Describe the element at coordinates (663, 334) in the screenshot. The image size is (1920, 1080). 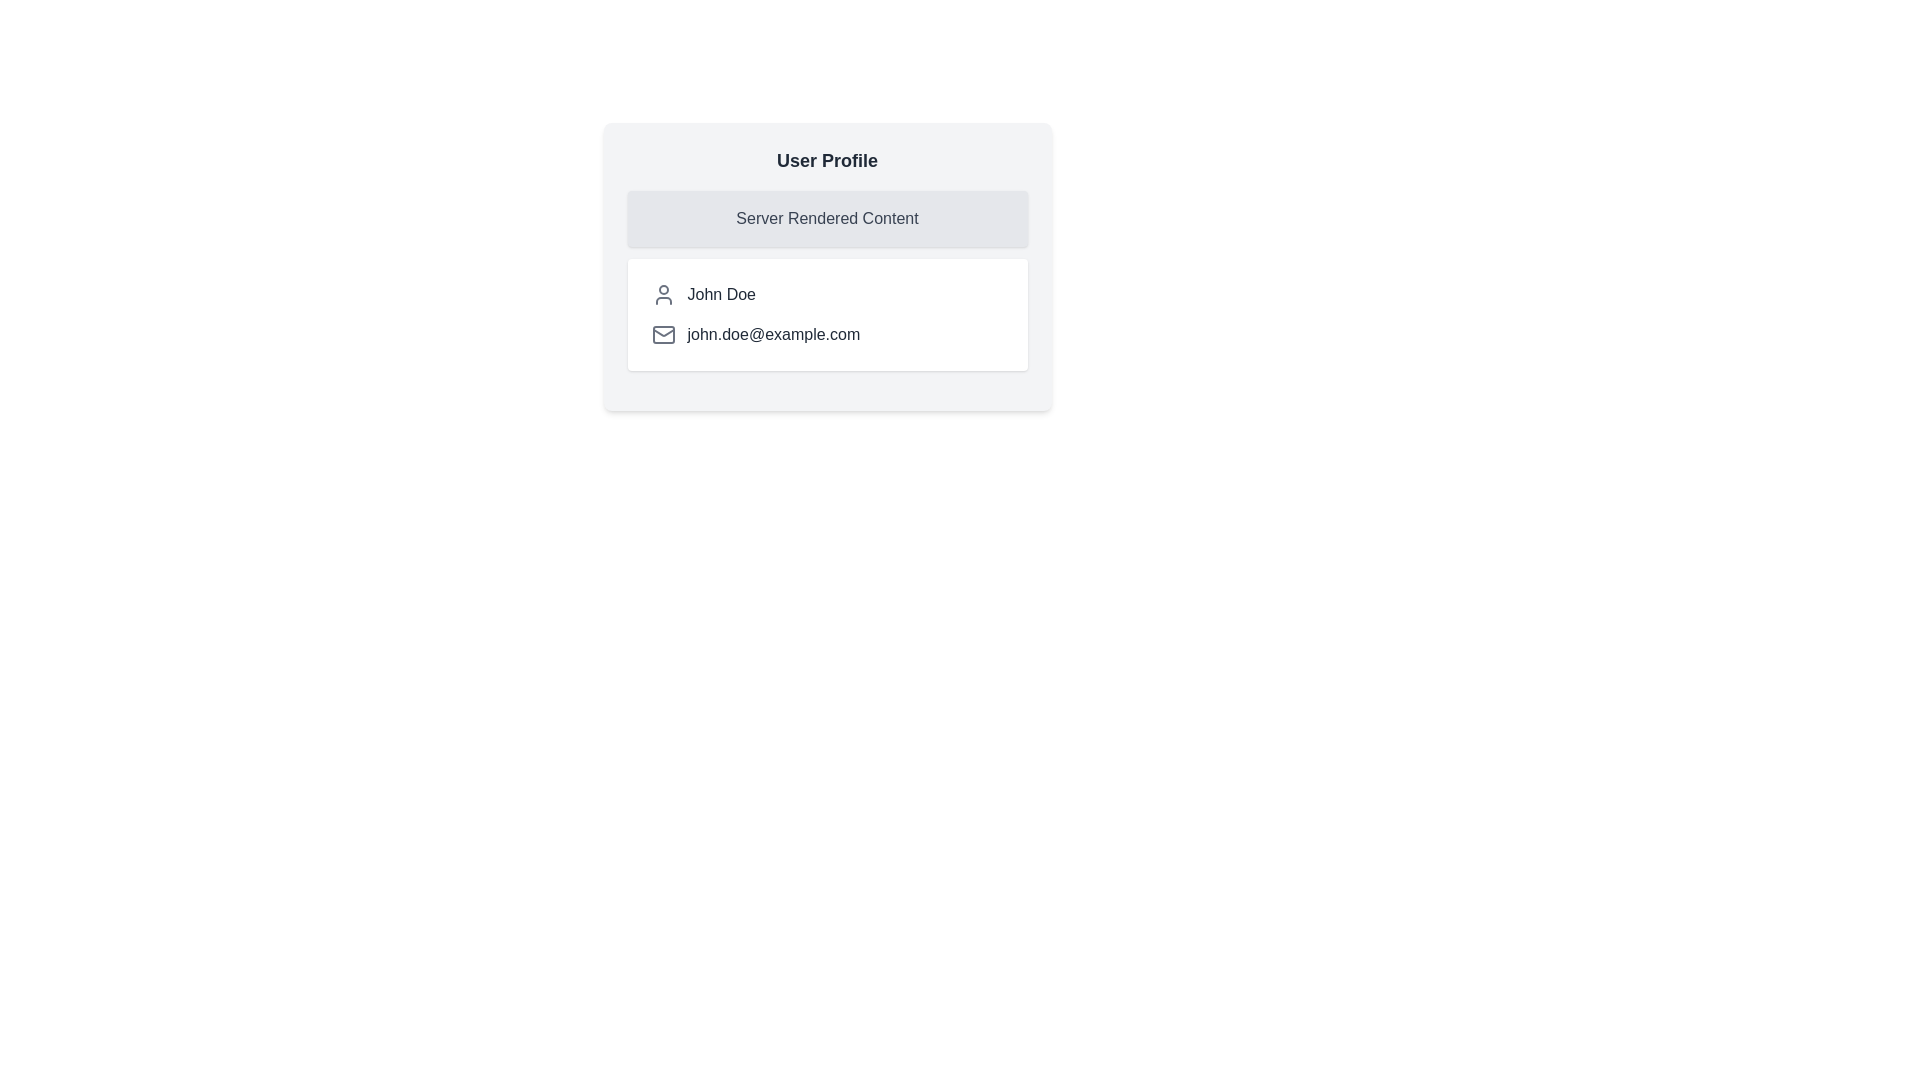
I see `the Envelope icon that visually indicates email contact information, which is positioned immediately before the text 'john.doe@example.com'` at that location.